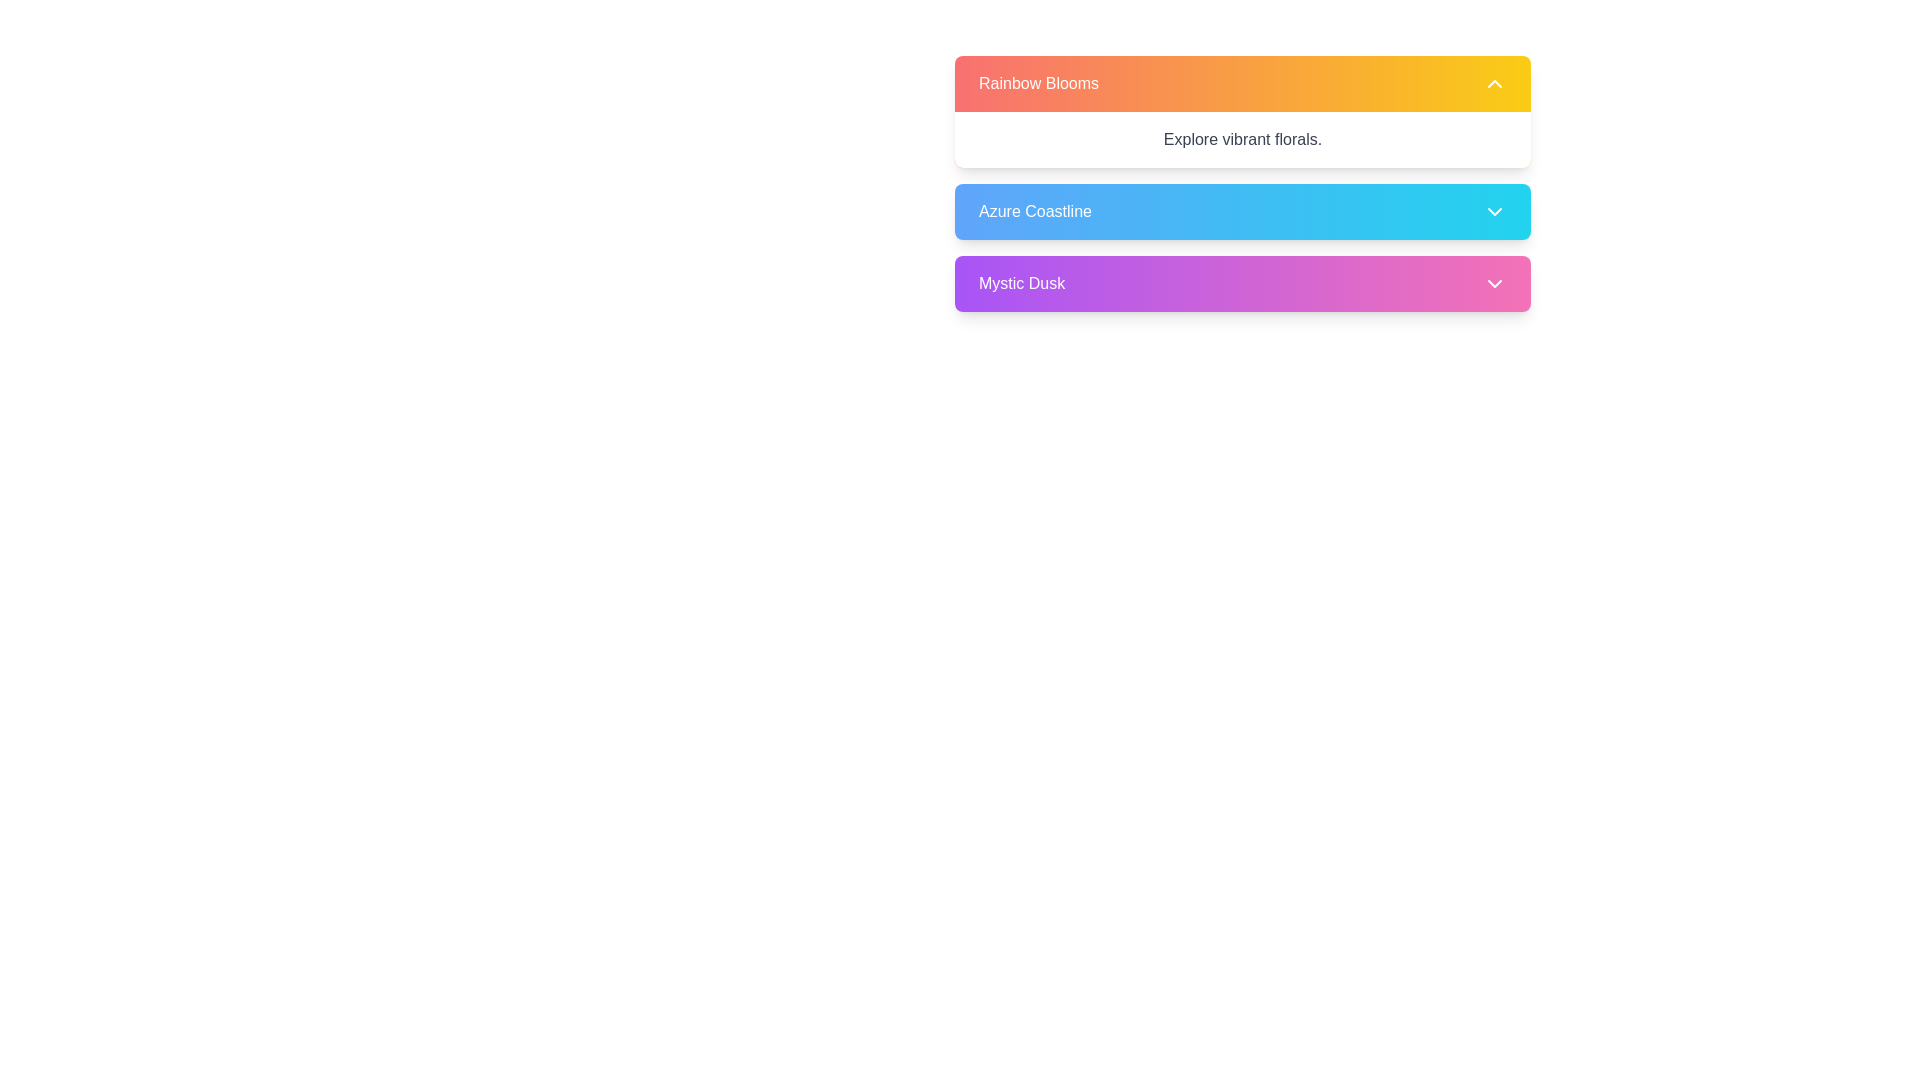  Describe the element at coordinates (1494, 284) in the screenshot. I see `the icon button for expanding/collapsing content related to 'Mystic Dusk'` at that location.